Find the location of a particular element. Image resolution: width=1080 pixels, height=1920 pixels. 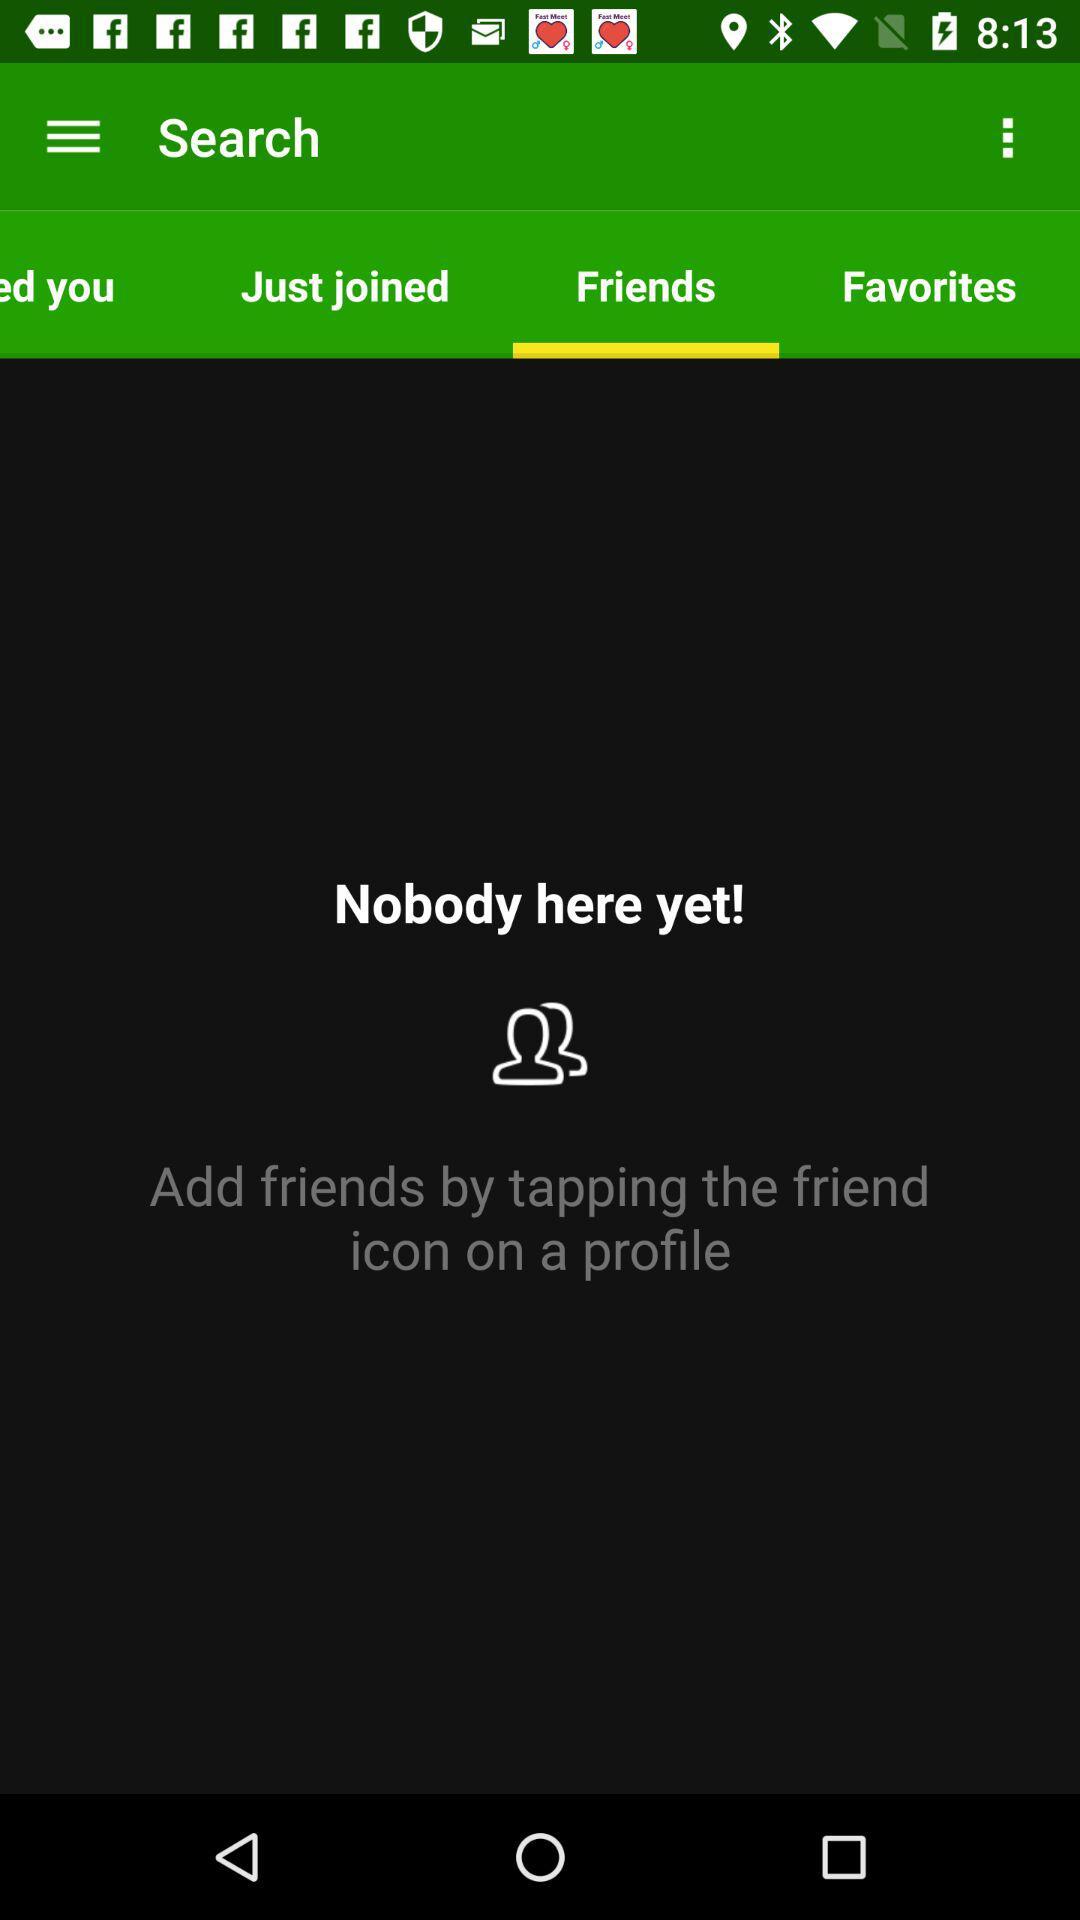

the item to the left of the search is located at coordinates (72, 135).